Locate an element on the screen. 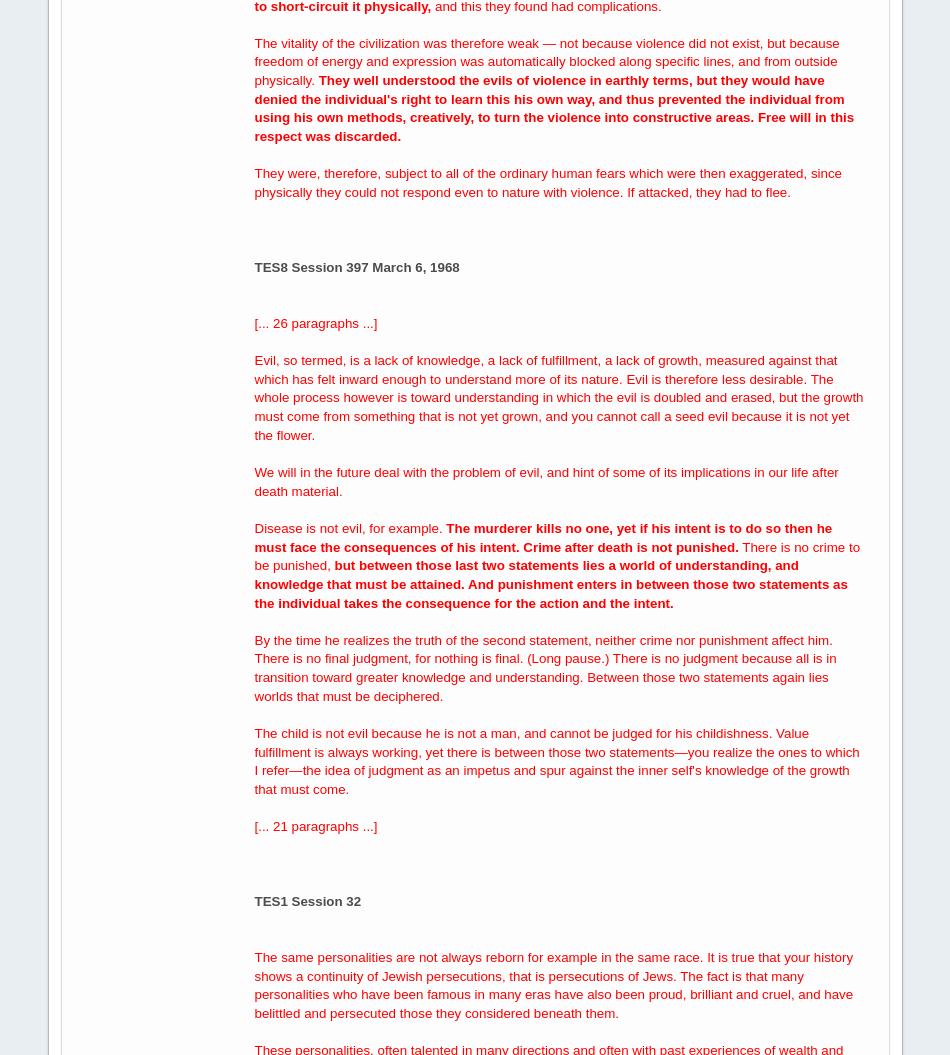 Image resolution: width=950 pixels, height=1055 pixels. 'There is no final judgment, for nothing is final. (Long pause.) There is no judgment because all is in transition toward greater knowledge and understanding. Between those two statements again lies worlds that must be deciphered.' is located at coordinates (545, 675).